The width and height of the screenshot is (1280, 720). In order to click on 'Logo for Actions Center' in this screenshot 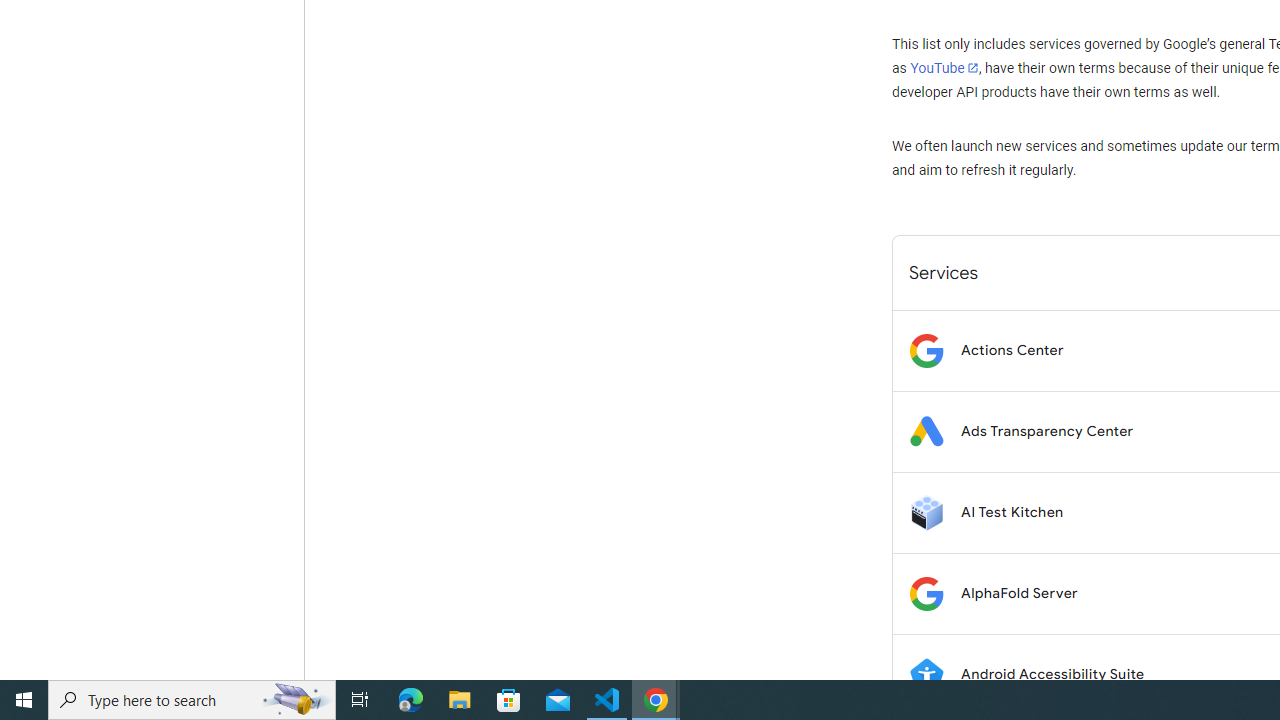, I will do `click(925, 349)`.